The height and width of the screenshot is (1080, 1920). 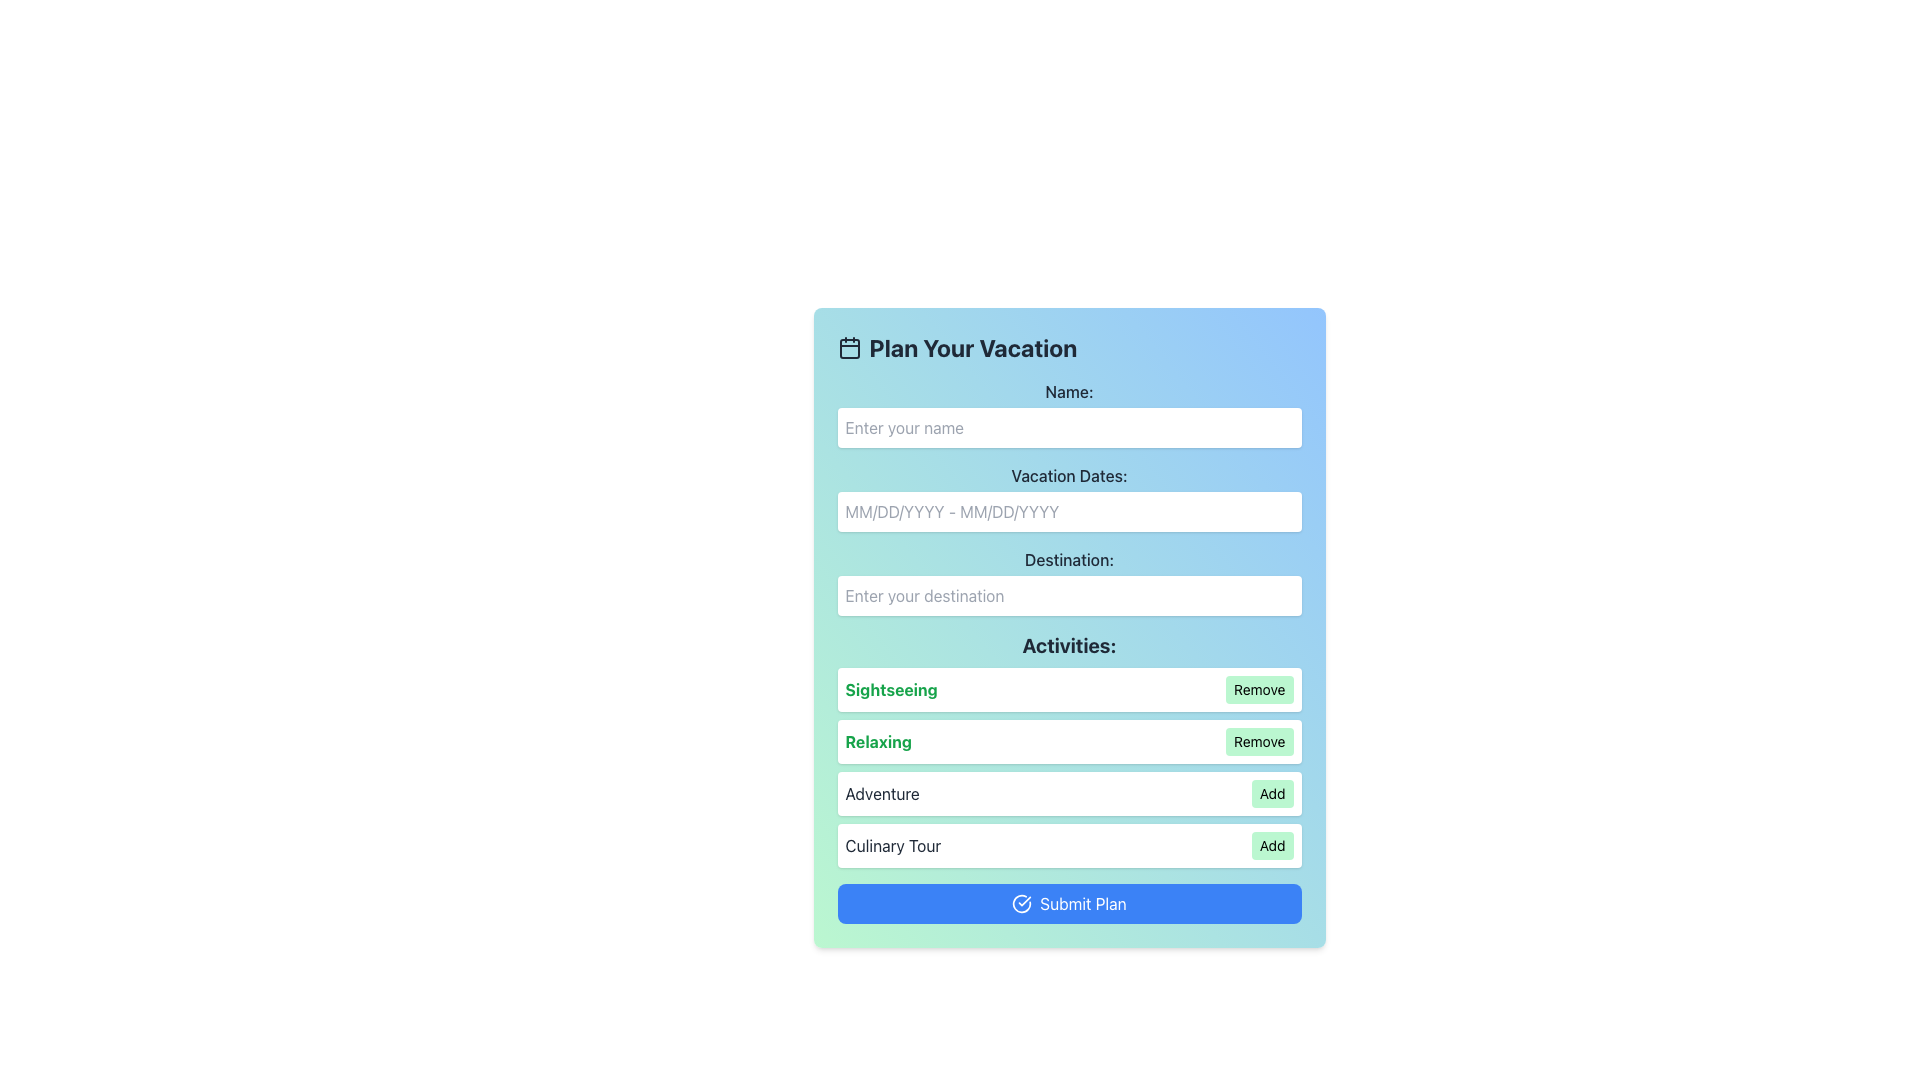 I want to click on the Label and Text Input Pair that prompts for the user's desired vacation destination, located between the 'Vacation Dates:' input field and the 'Activities:' section, so click(x=1068, y=582).